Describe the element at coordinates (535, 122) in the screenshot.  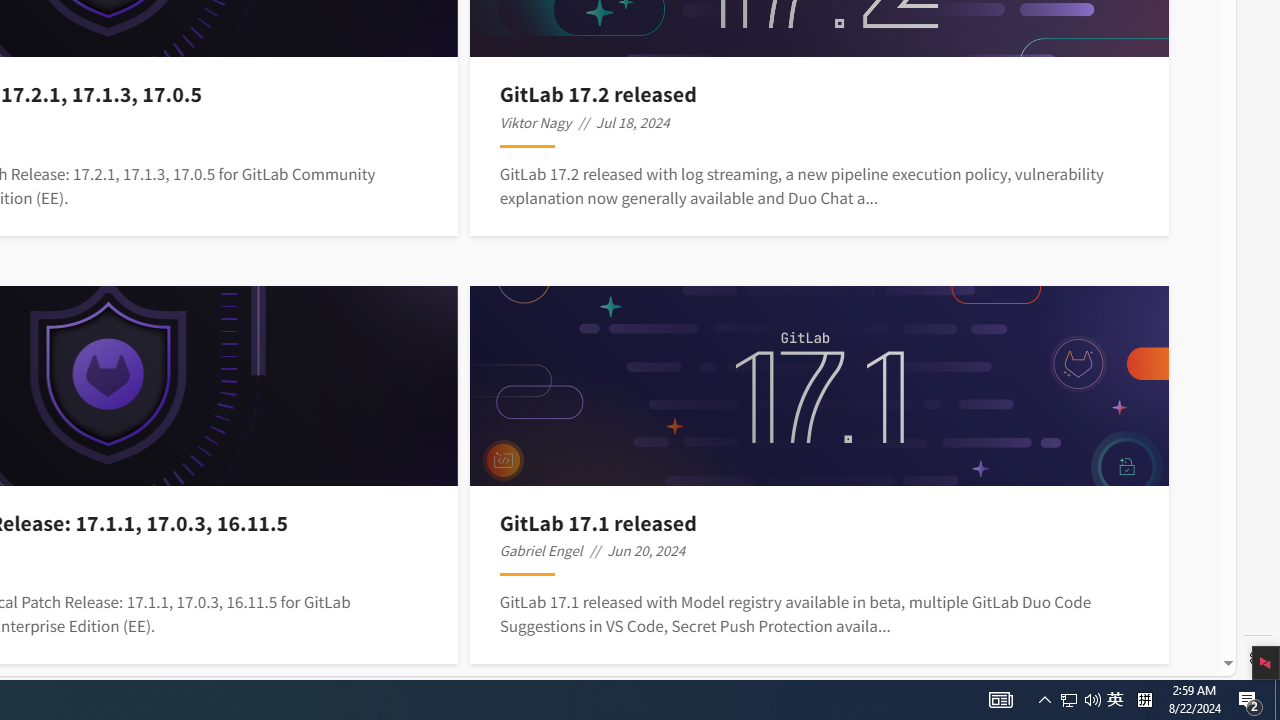
I see `'Viktor Nagy'` at that location.